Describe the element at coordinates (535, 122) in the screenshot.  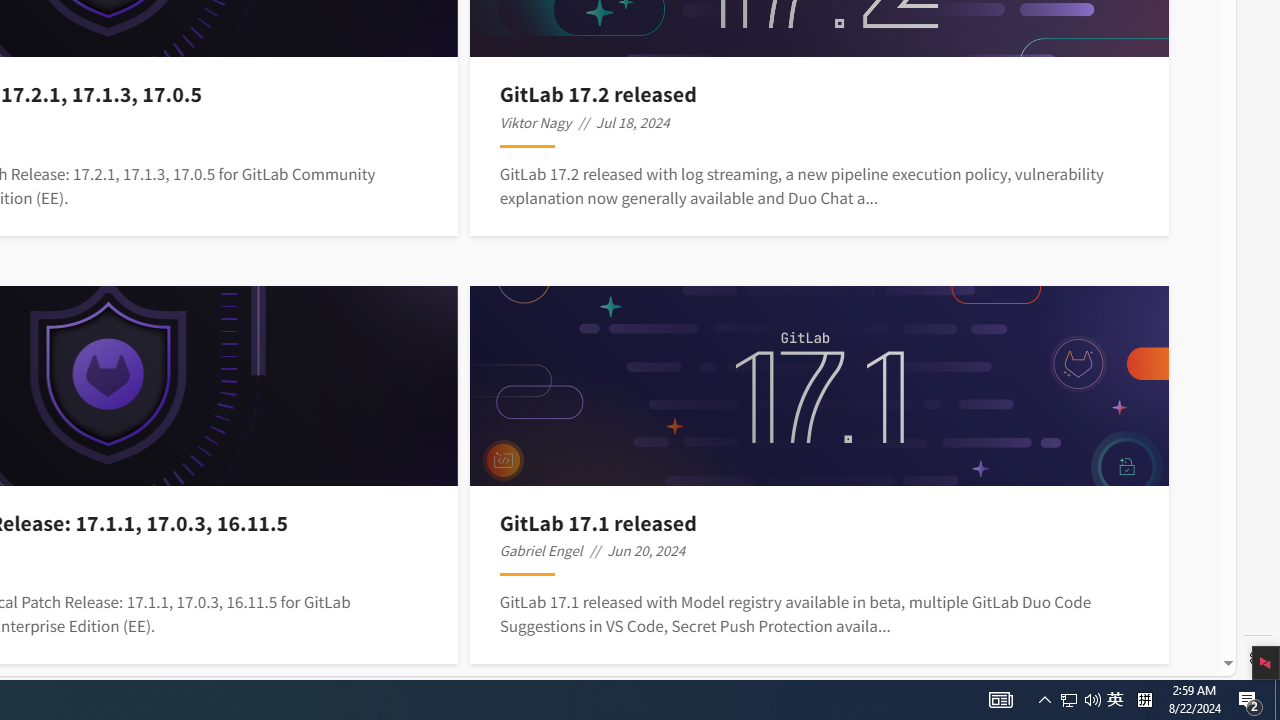
I see `'Viktor Nagy'` at that location.